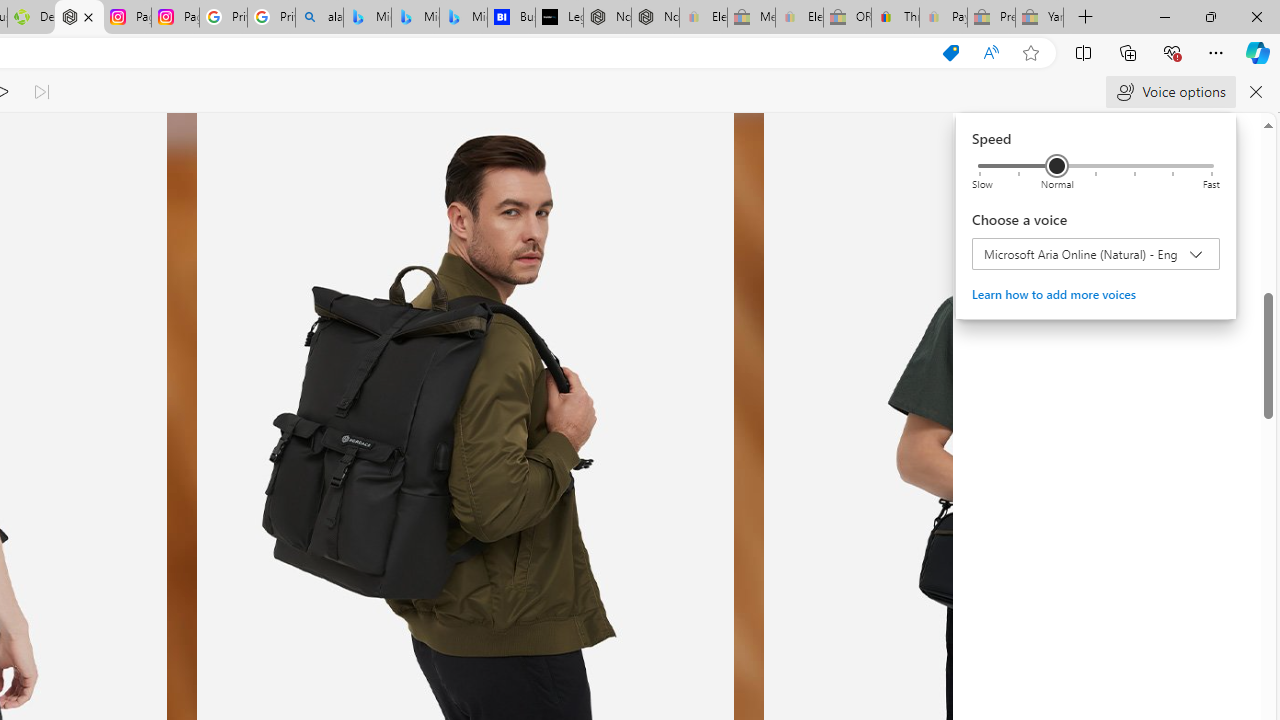 The width and height of the screenshot is (1280, 720). Describe the element at coordinates (367, 17) in the screenshot. I see `'Microsoft Bing Travel - Flights from Hong Kong to Bangkok'` at that location.